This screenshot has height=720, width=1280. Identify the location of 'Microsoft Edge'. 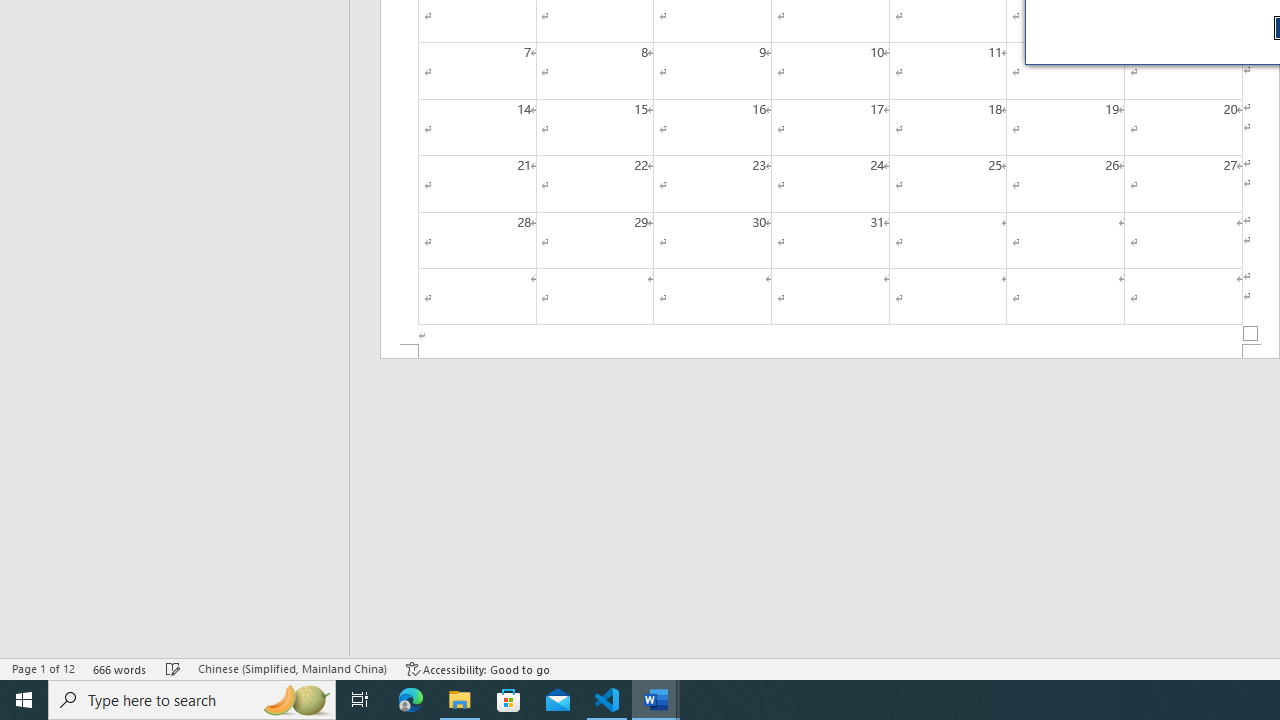
(410, 698).